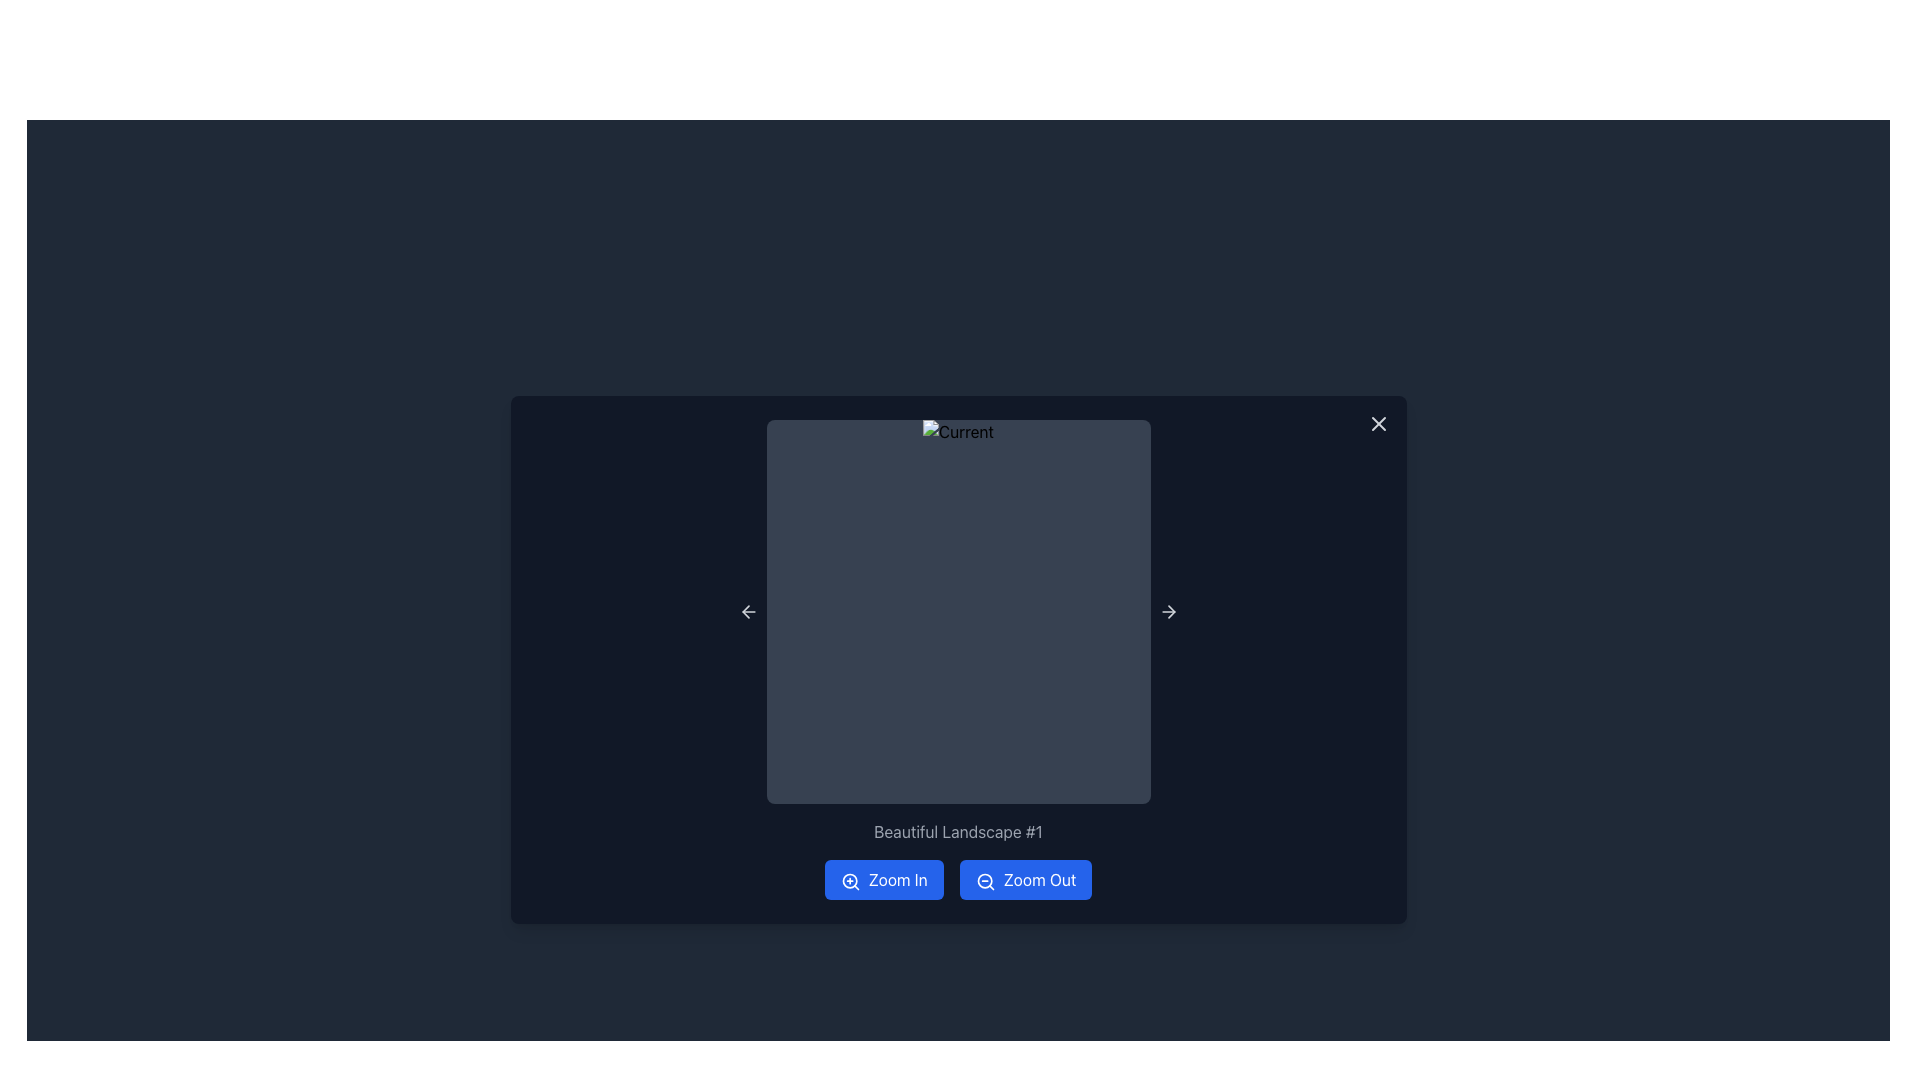 Image resolution: width=1920 pixels, height=1080 pixels. I want to click on the 'Zoom In' button, which is a rectangular button with rounded edges, a blue background, and white text, located at the lower center of the interface, so click(883, 878).